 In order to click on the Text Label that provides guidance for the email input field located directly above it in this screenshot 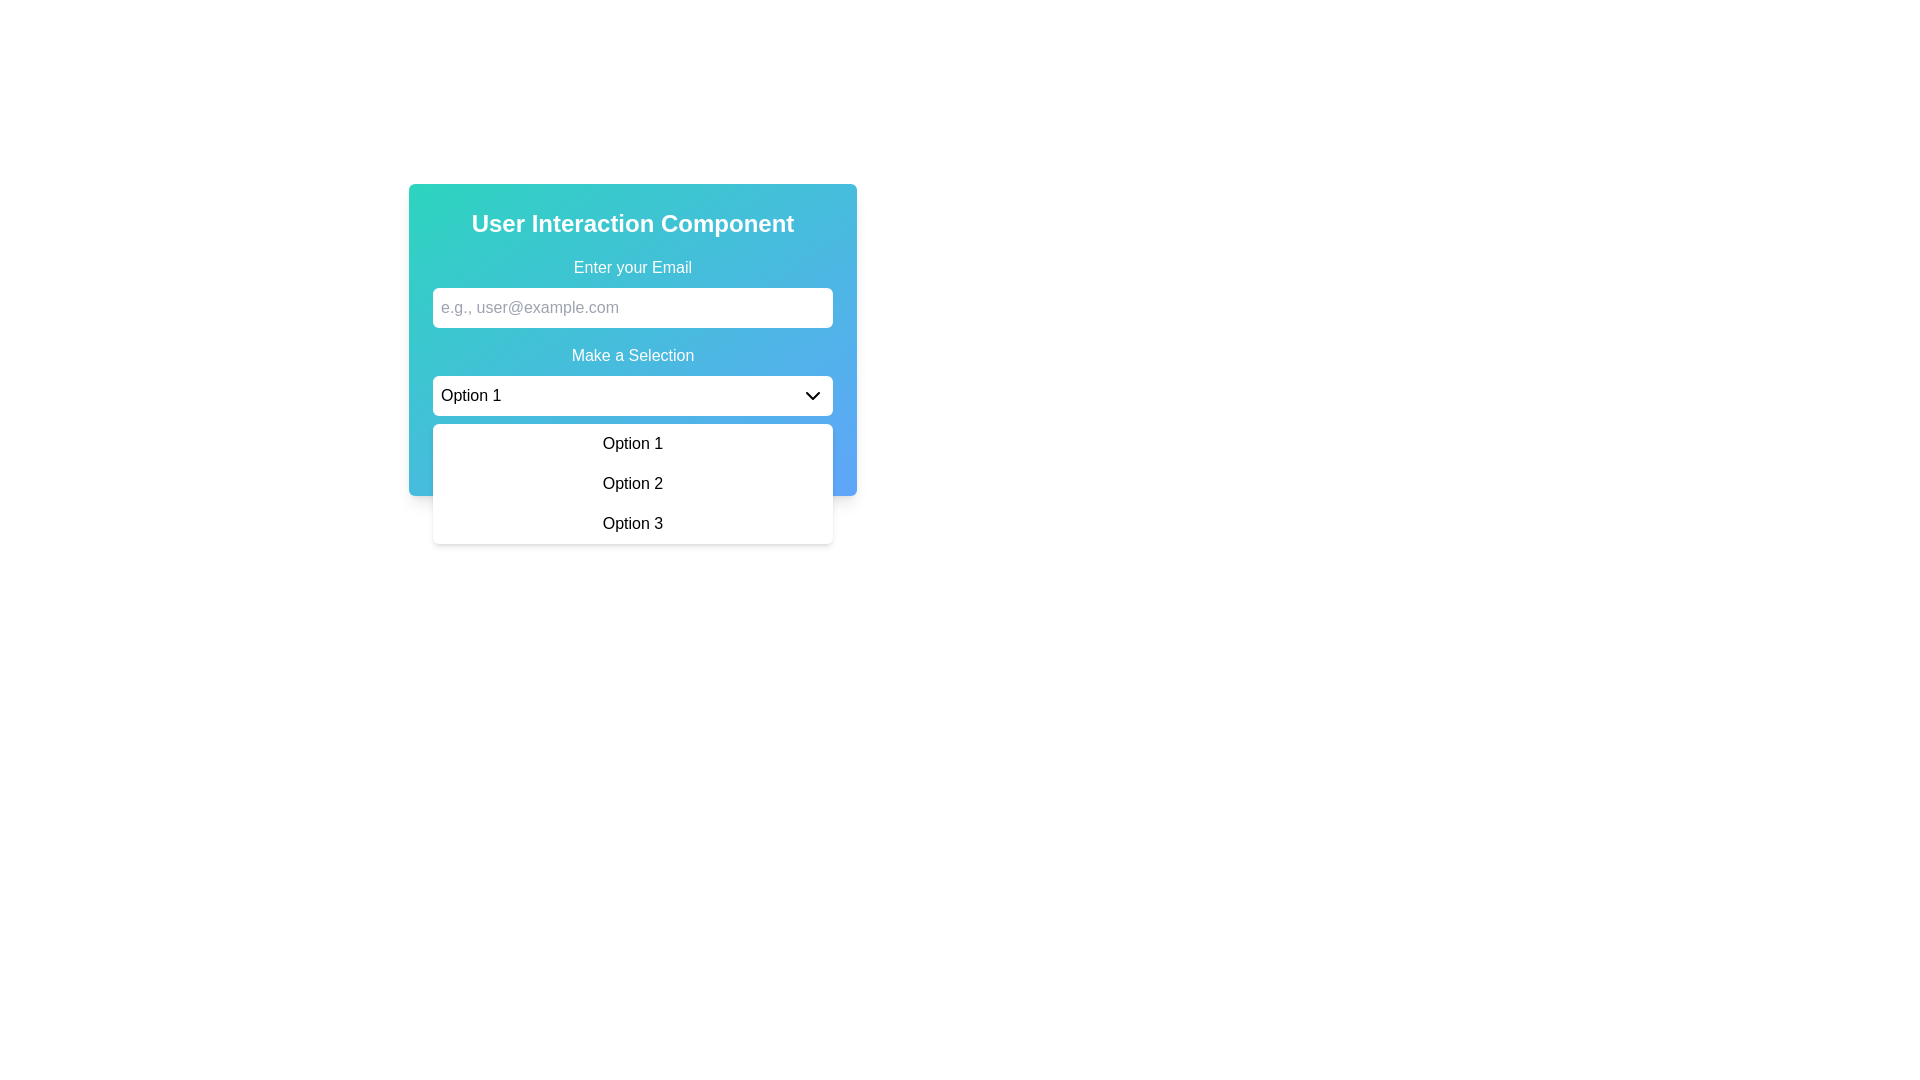, I will do `click(632, 266)`.